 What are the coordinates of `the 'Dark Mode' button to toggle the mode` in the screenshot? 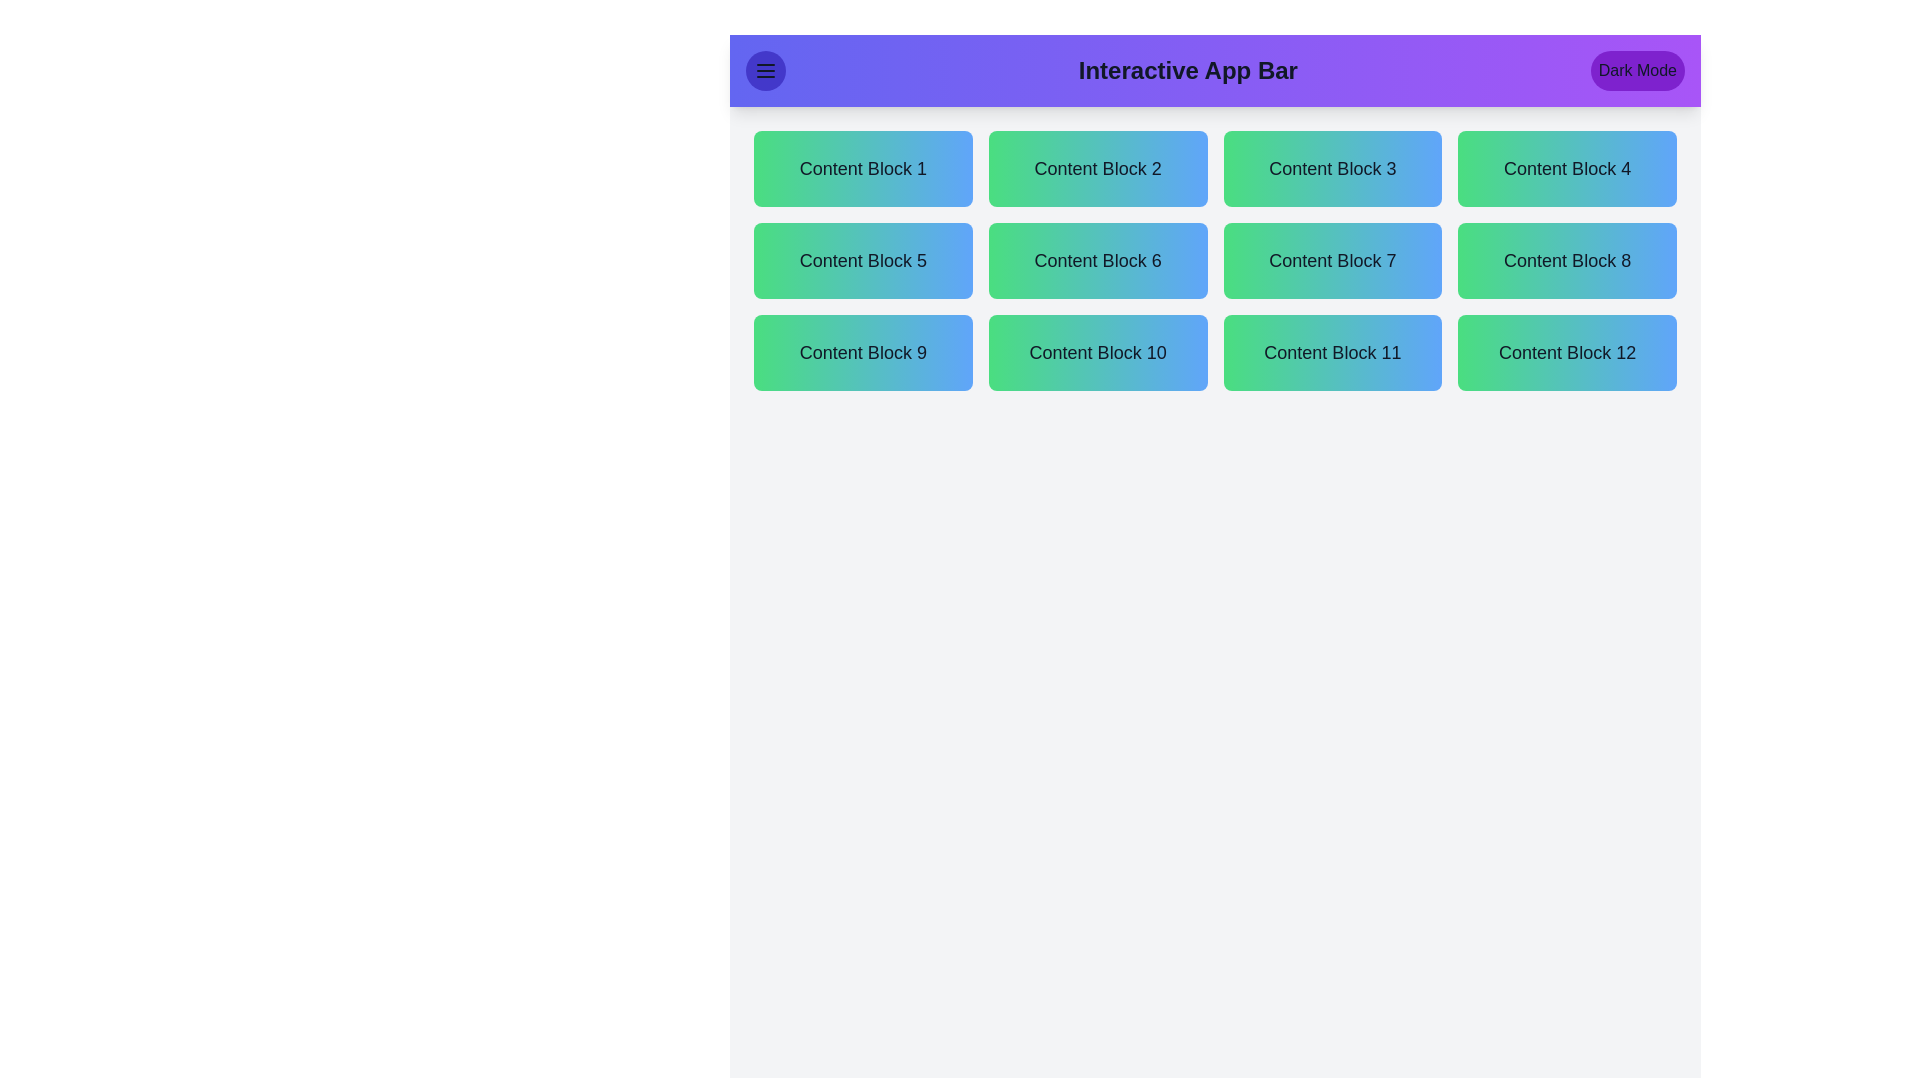 It's located at (1637, 69).